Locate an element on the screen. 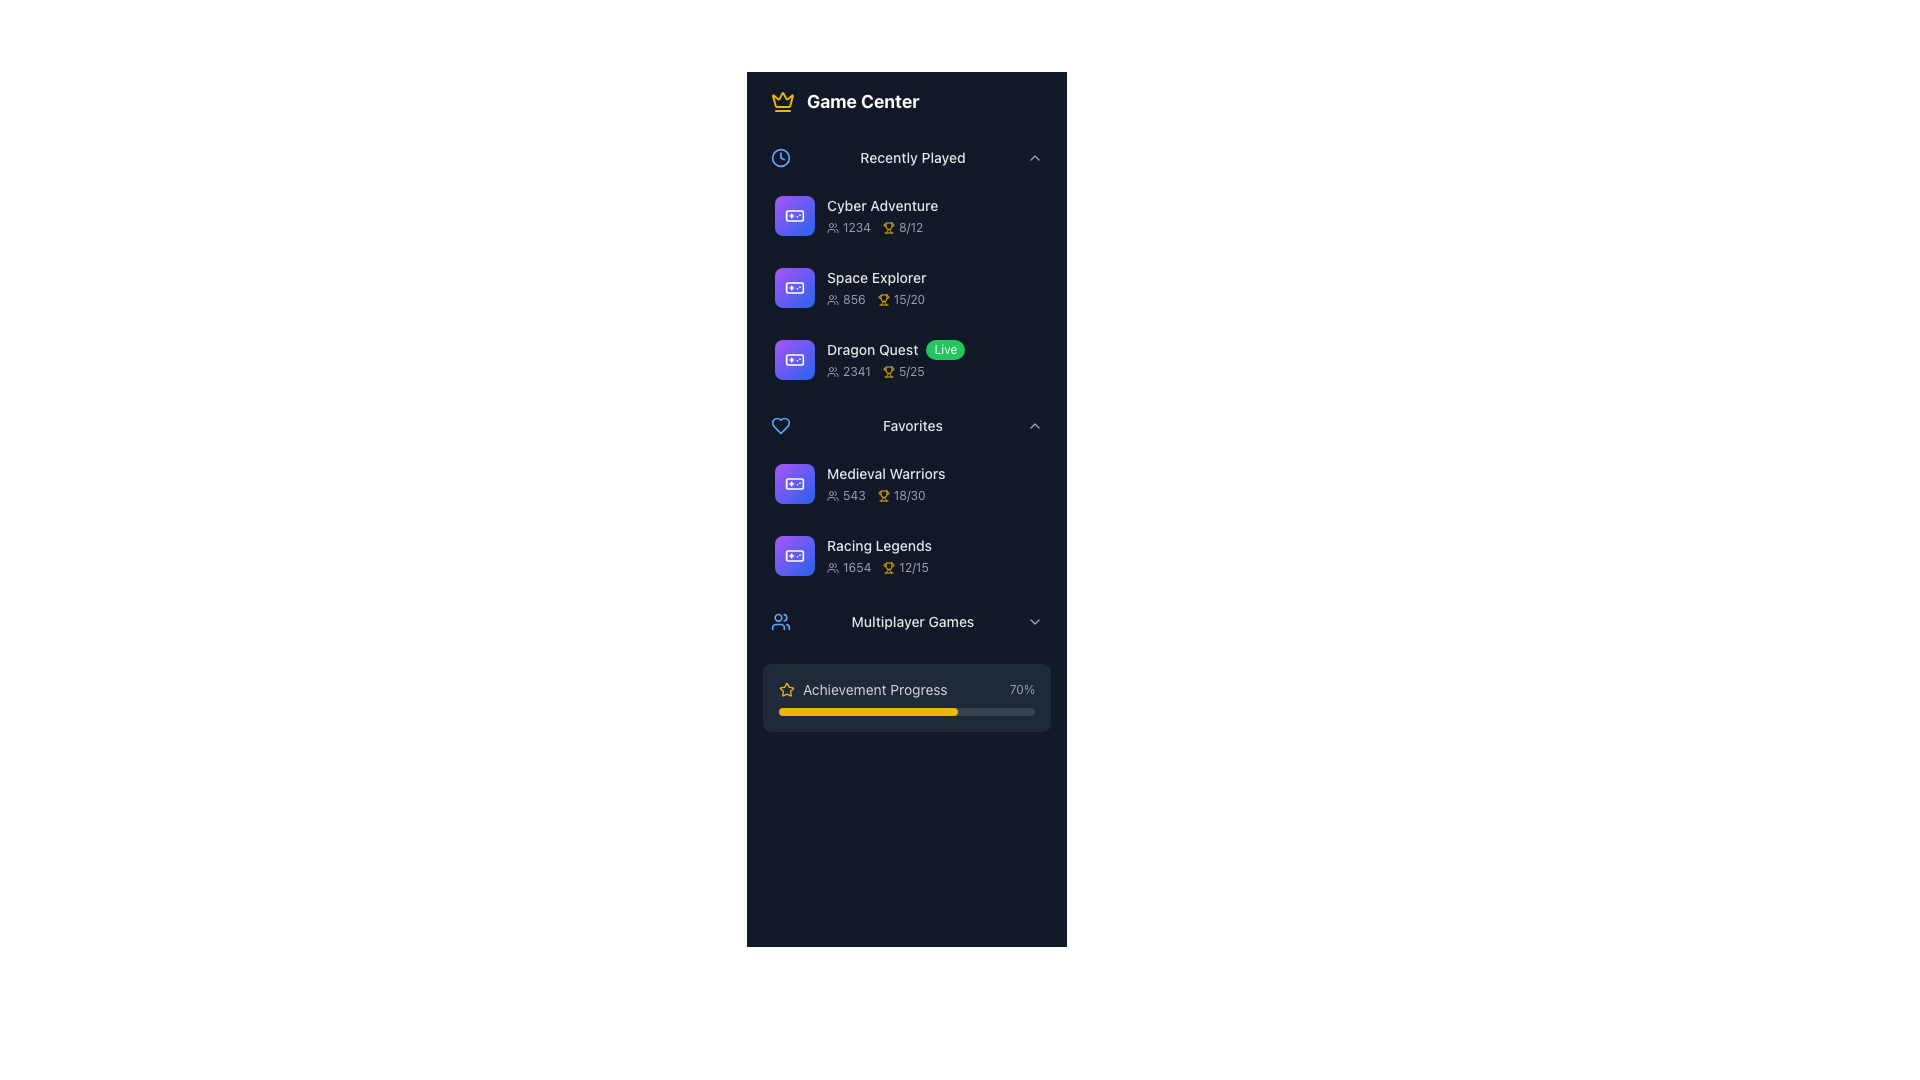 This screenshot has height=1080, width=1920. the small gray text label displaying '8/12' that is located to the right of the yellow trophy icon in the 'Recently Played' section for the game 'Space Explorer' is located at coordinates (910, 226).